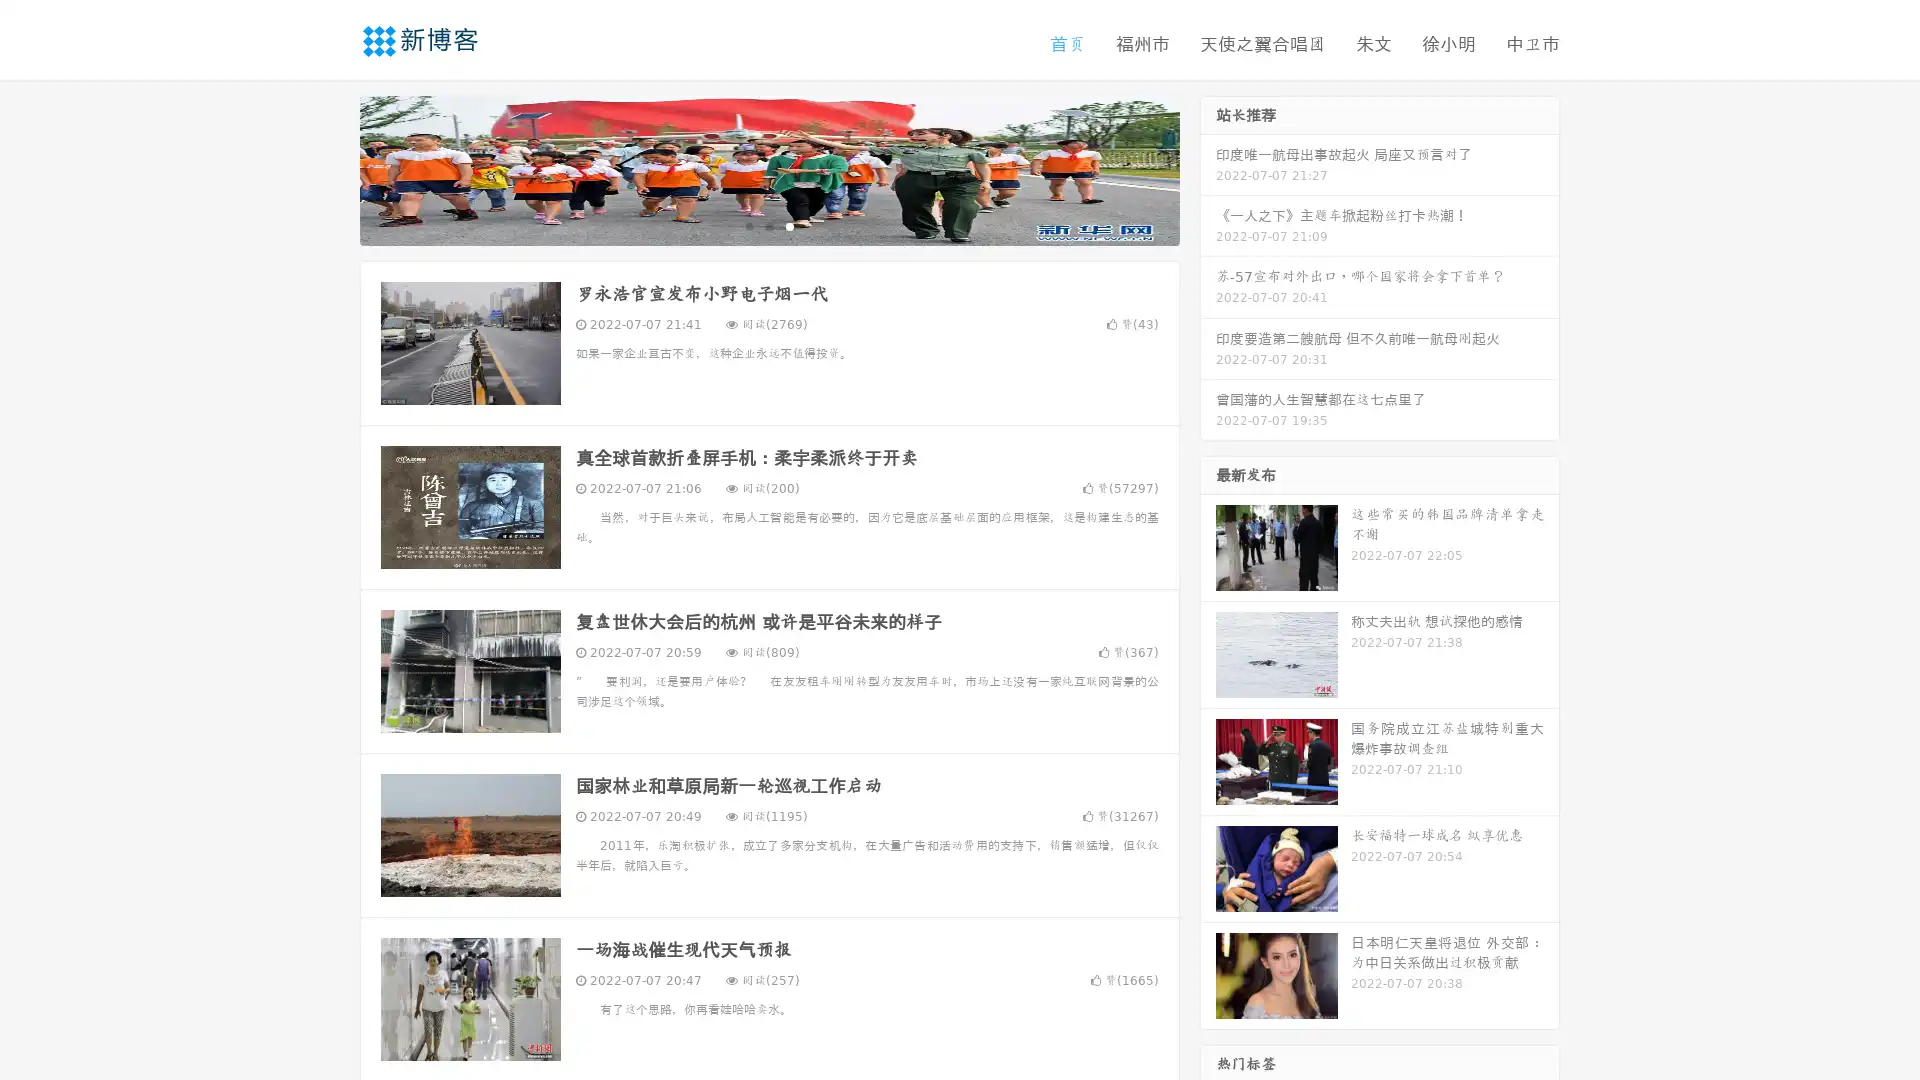  What do you see at coordinates (1208, 168) in the screenshot?
I see `Next slide` at bounding box center [1208, 168].